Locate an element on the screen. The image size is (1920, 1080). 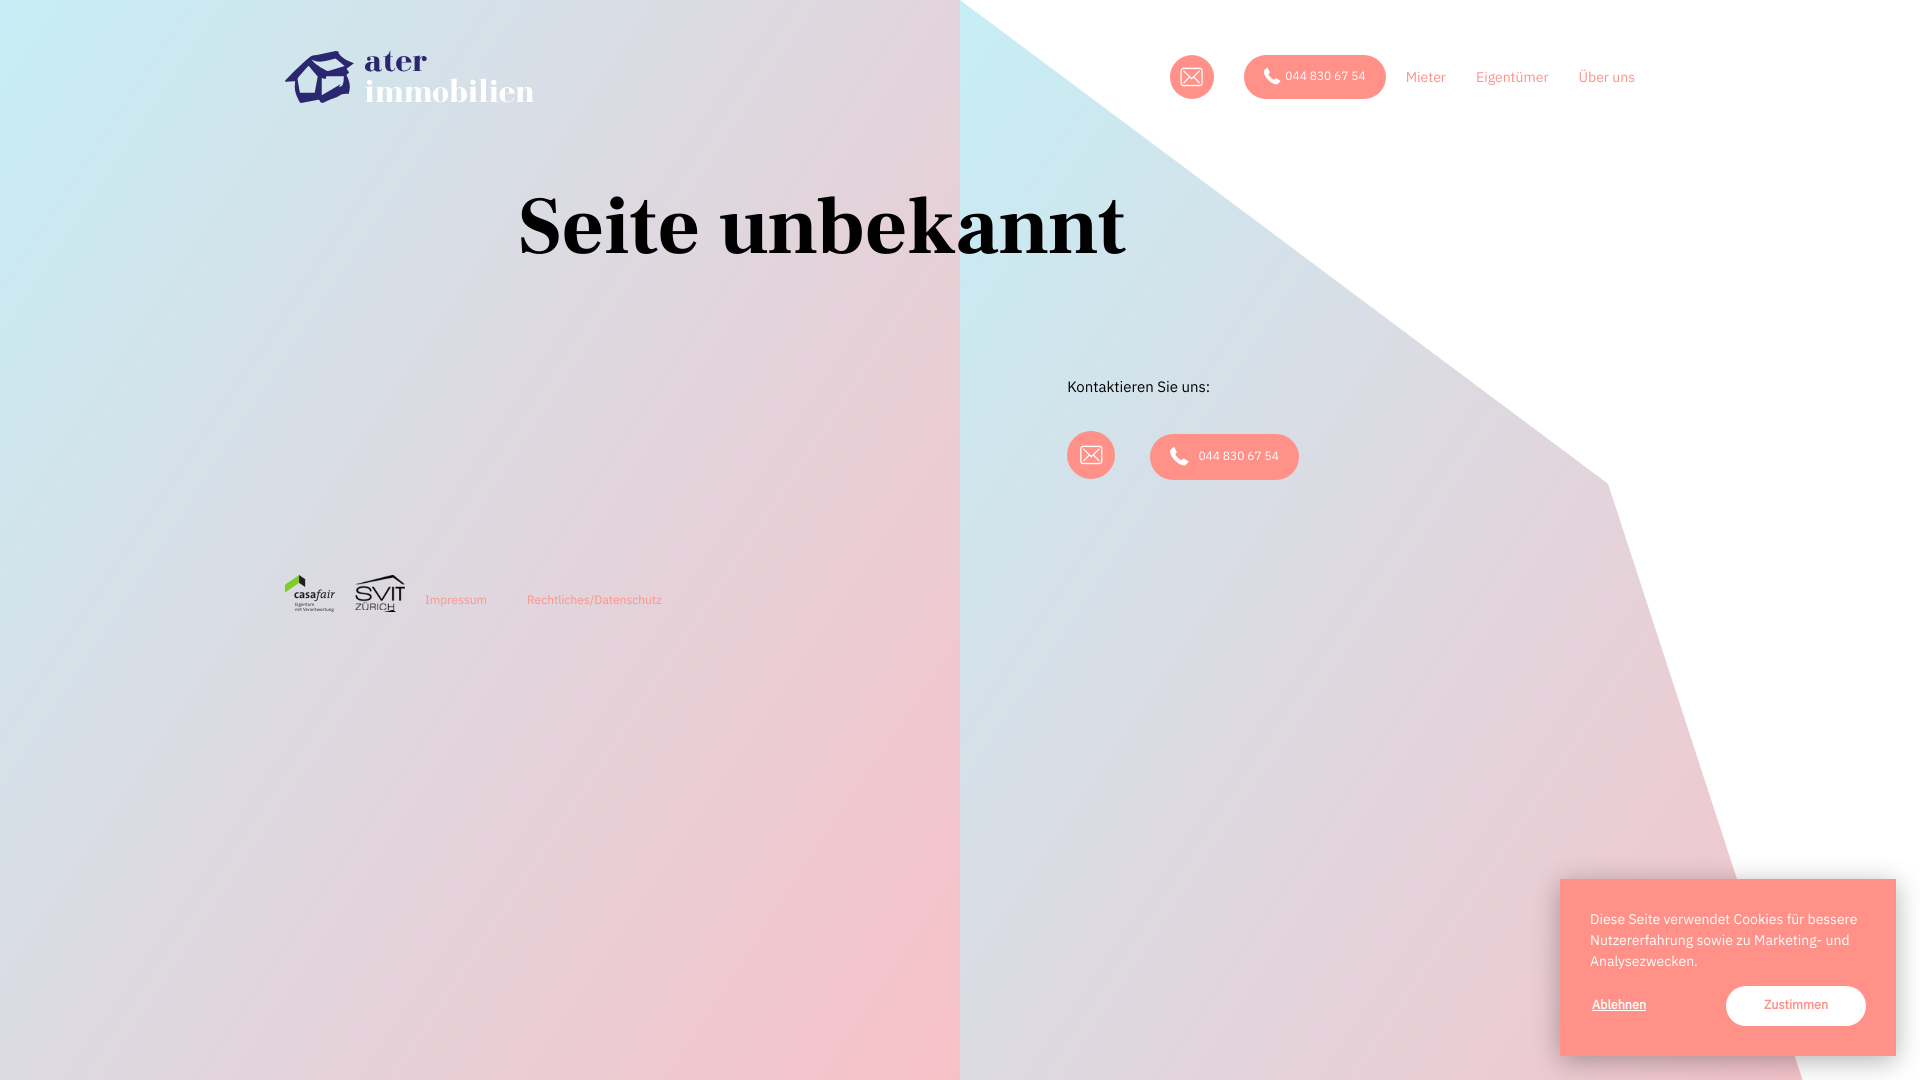
'044 830 67 54' is located at coordinates (1223, 456).